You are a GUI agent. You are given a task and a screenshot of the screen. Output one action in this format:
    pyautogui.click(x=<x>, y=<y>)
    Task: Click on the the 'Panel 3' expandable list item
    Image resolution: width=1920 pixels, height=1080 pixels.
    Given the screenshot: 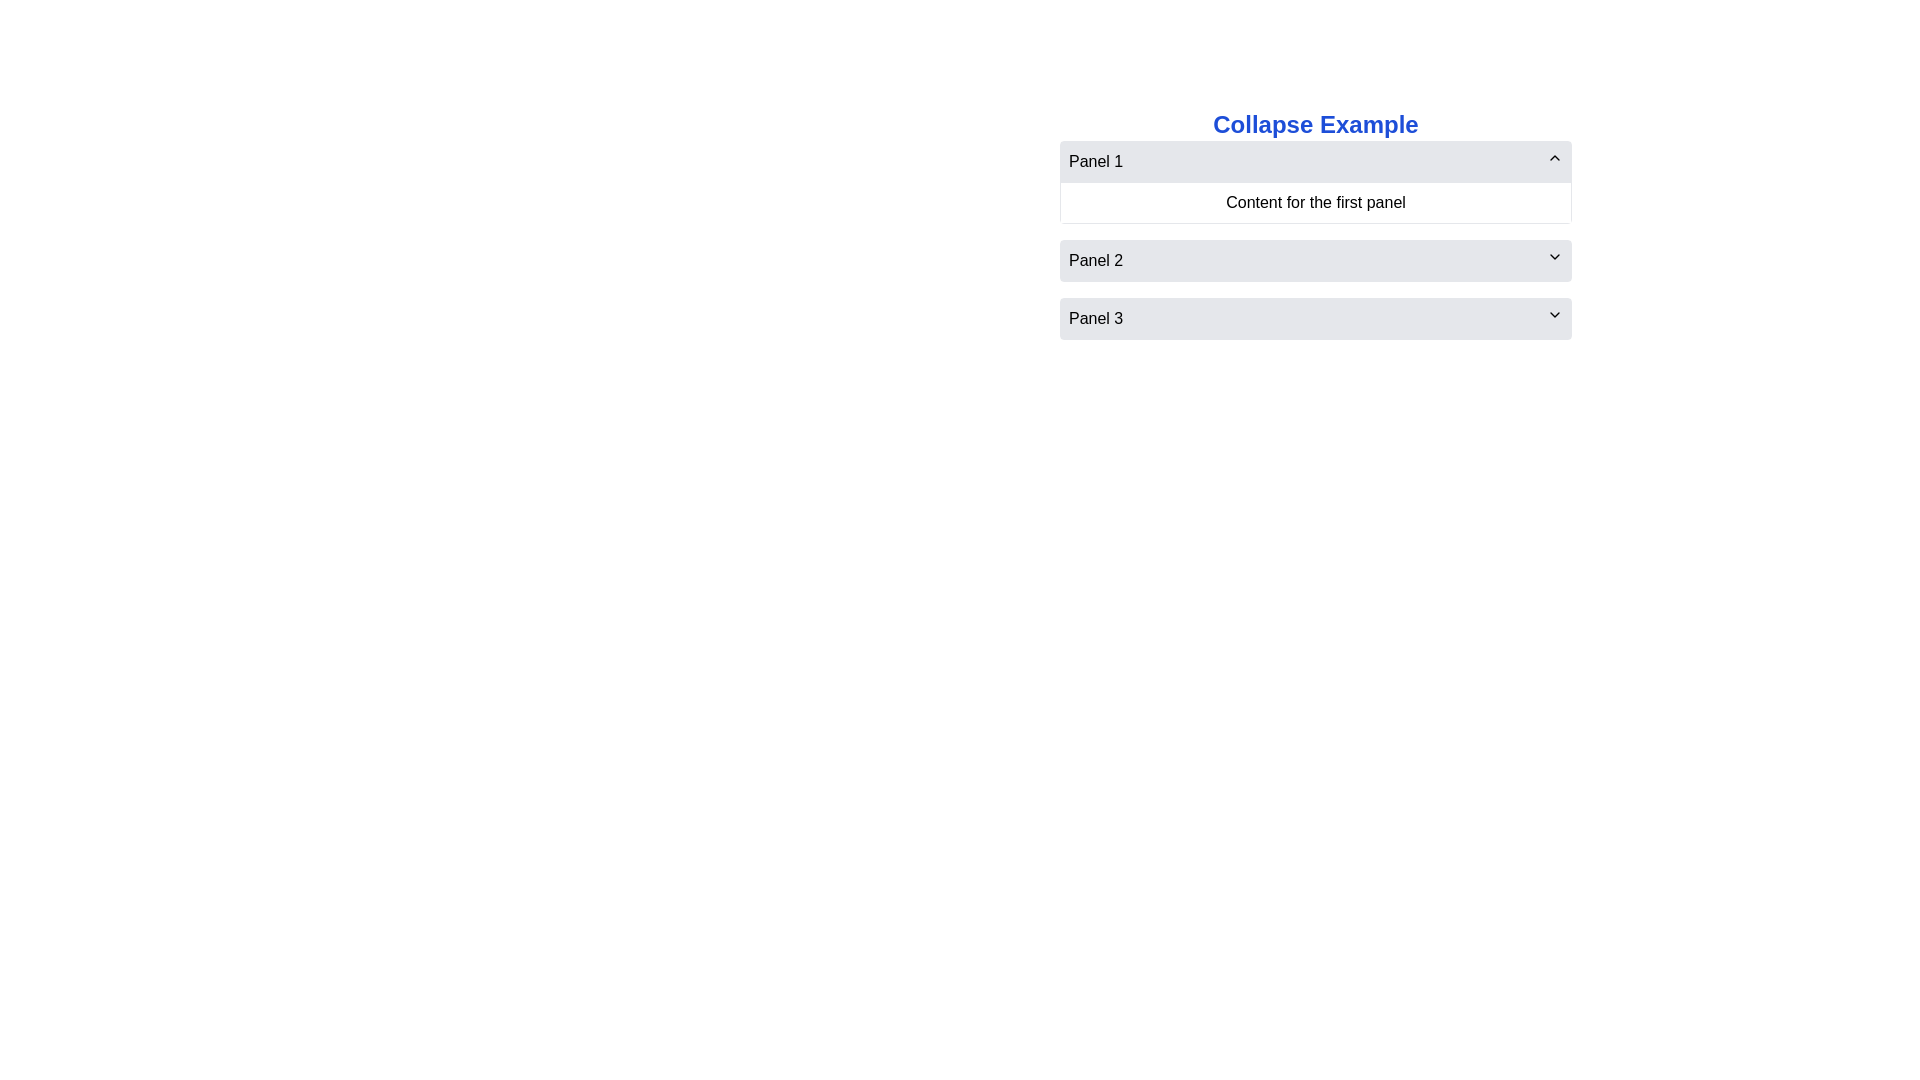 What is the action you would take?
    pyautogui.click(x=1315, y=318)
    